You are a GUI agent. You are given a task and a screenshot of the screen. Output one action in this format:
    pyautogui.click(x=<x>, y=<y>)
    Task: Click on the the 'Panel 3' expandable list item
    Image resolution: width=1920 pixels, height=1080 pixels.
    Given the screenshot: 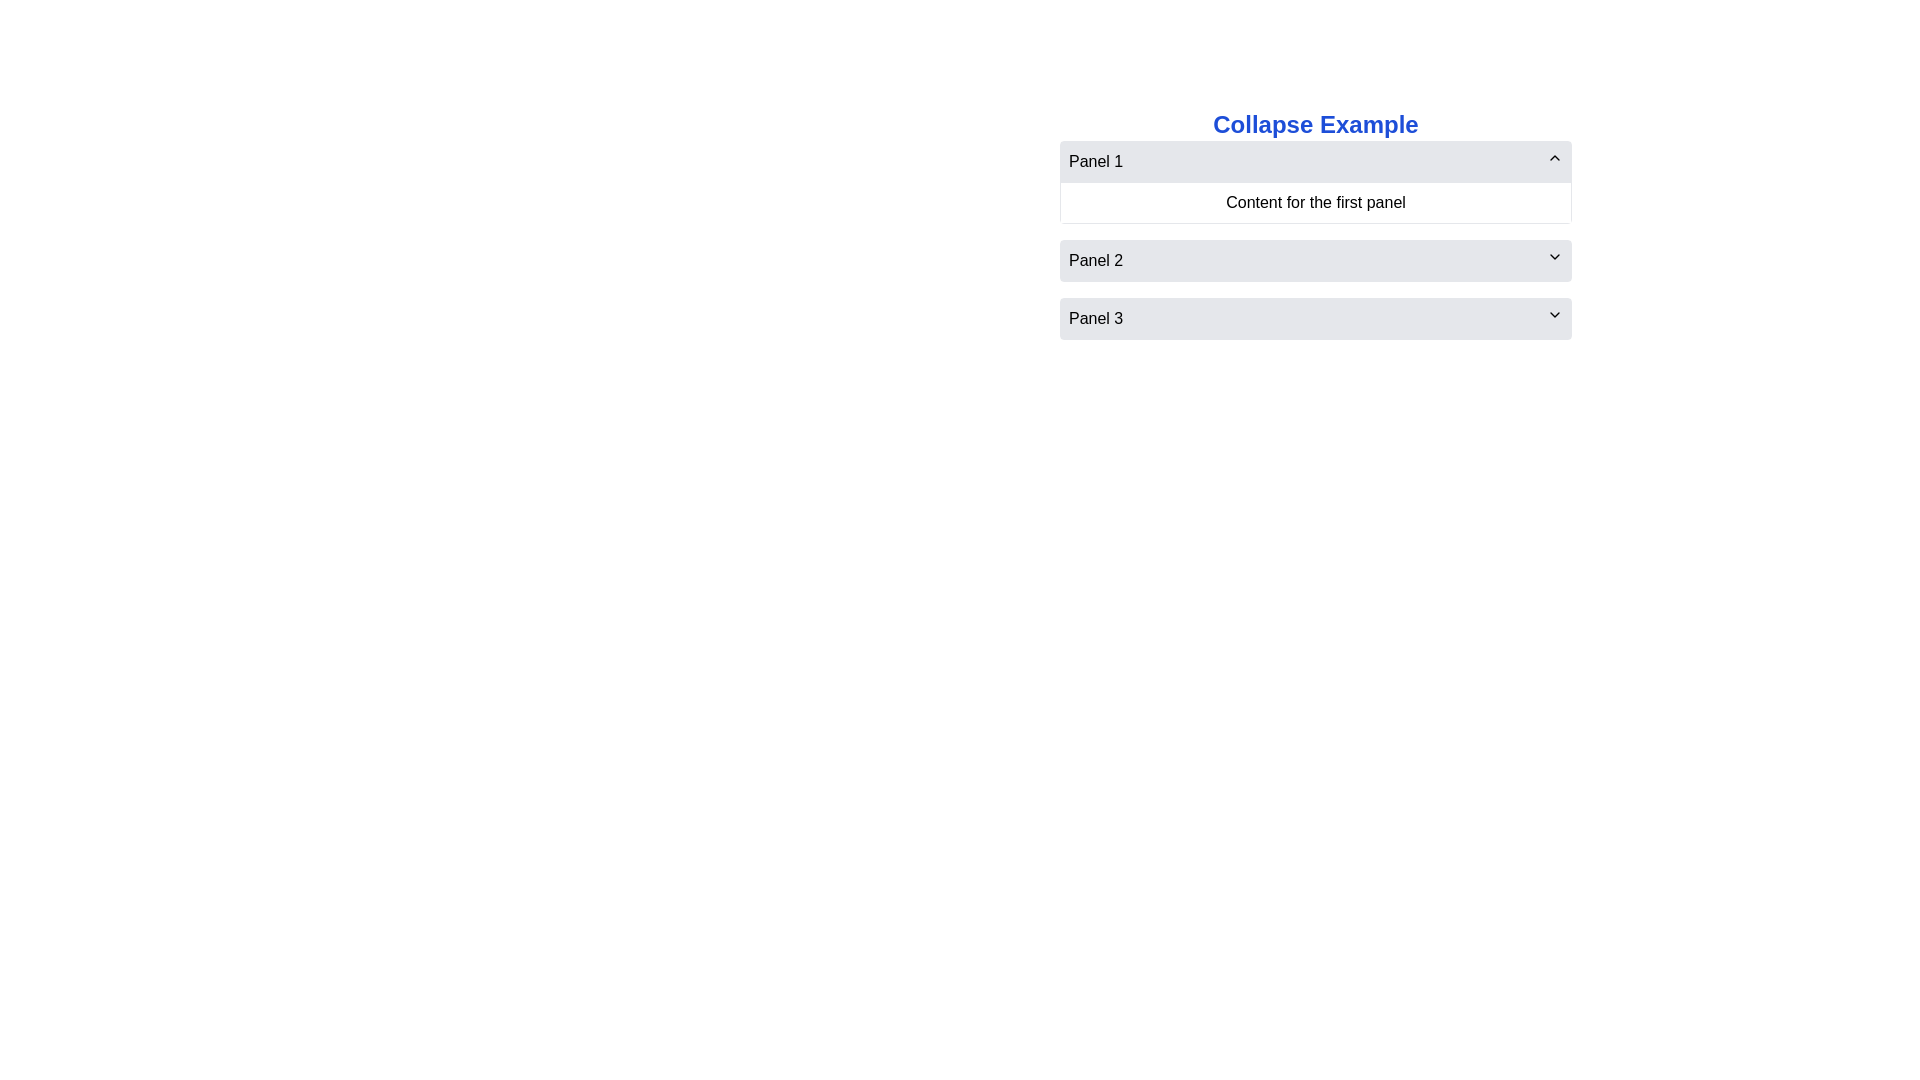 What is the action you would take?
    pyautogui.click(x=1315, y=318)
    